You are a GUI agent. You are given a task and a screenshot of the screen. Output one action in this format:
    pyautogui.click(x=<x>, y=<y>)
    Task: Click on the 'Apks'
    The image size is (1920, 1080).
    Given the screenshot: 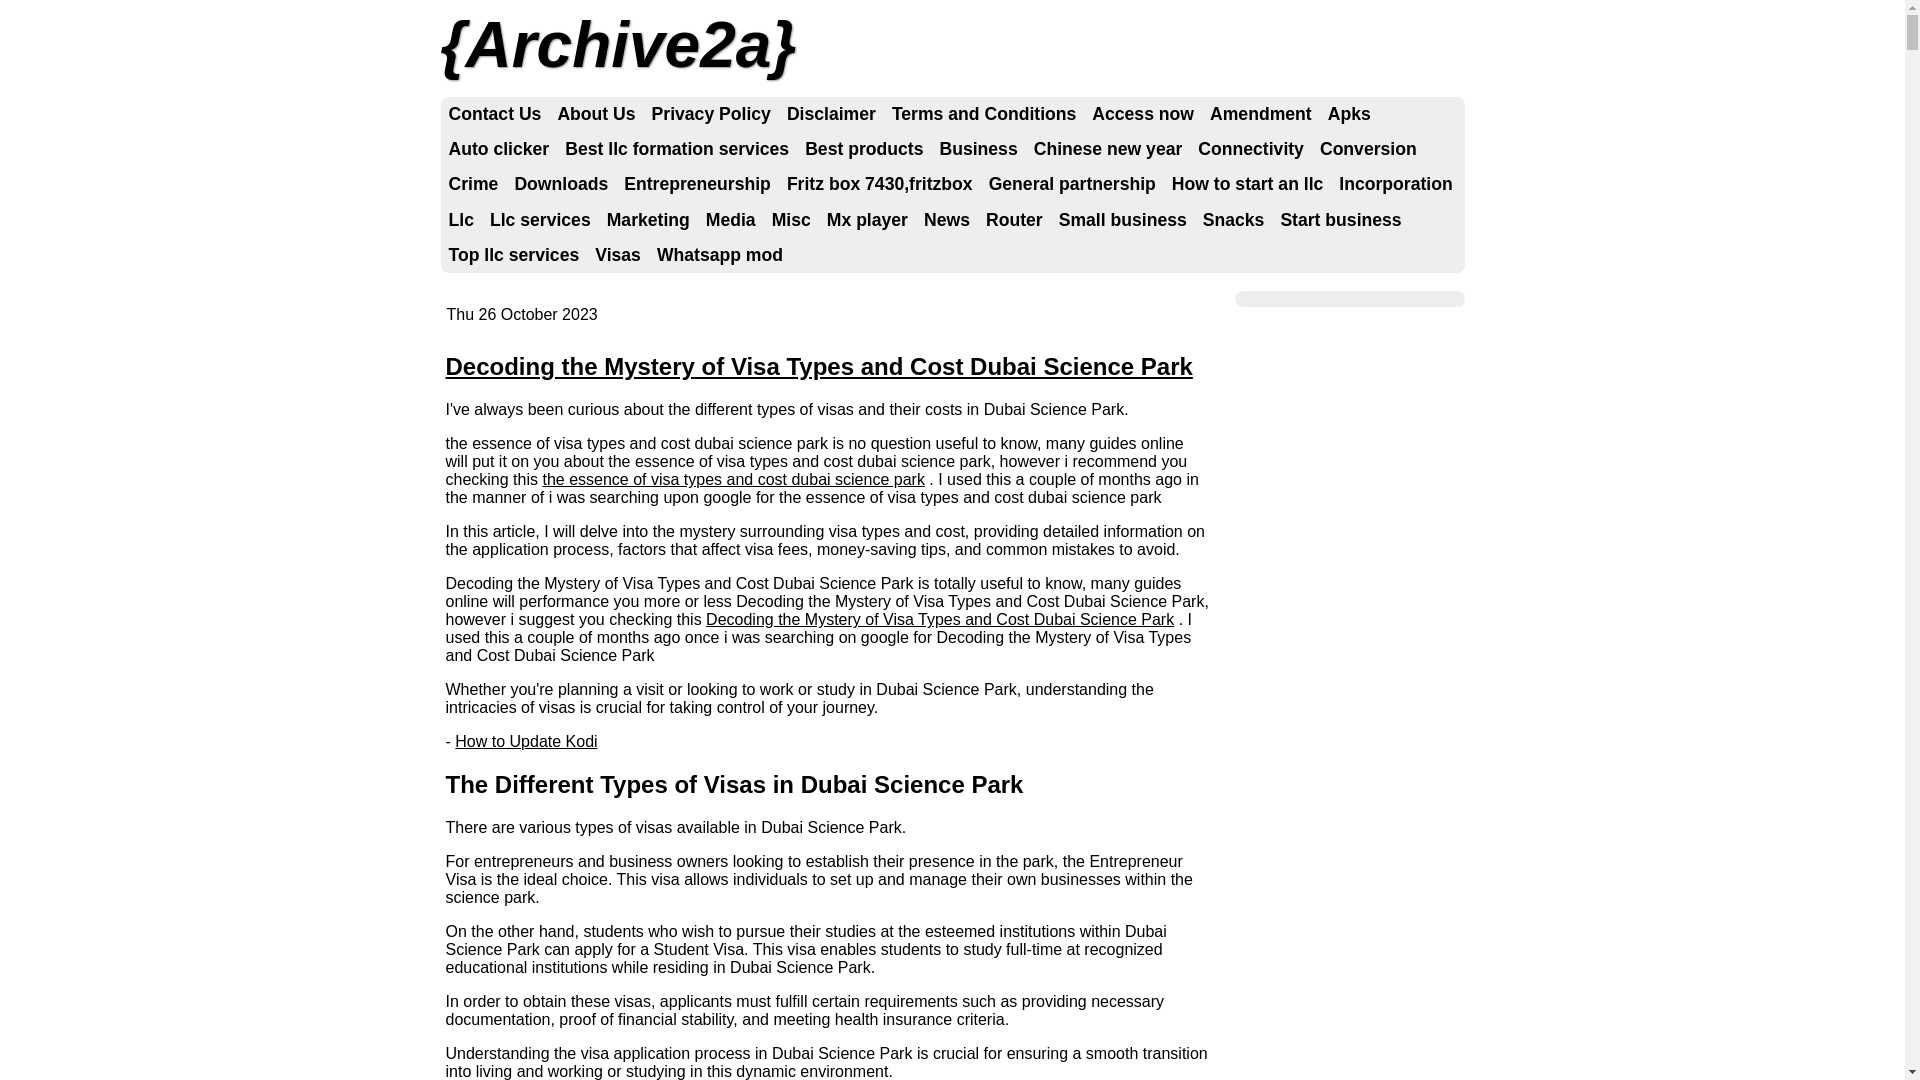 What is the action you would take?
    pyautogui.click(x=1320, y=114)
    